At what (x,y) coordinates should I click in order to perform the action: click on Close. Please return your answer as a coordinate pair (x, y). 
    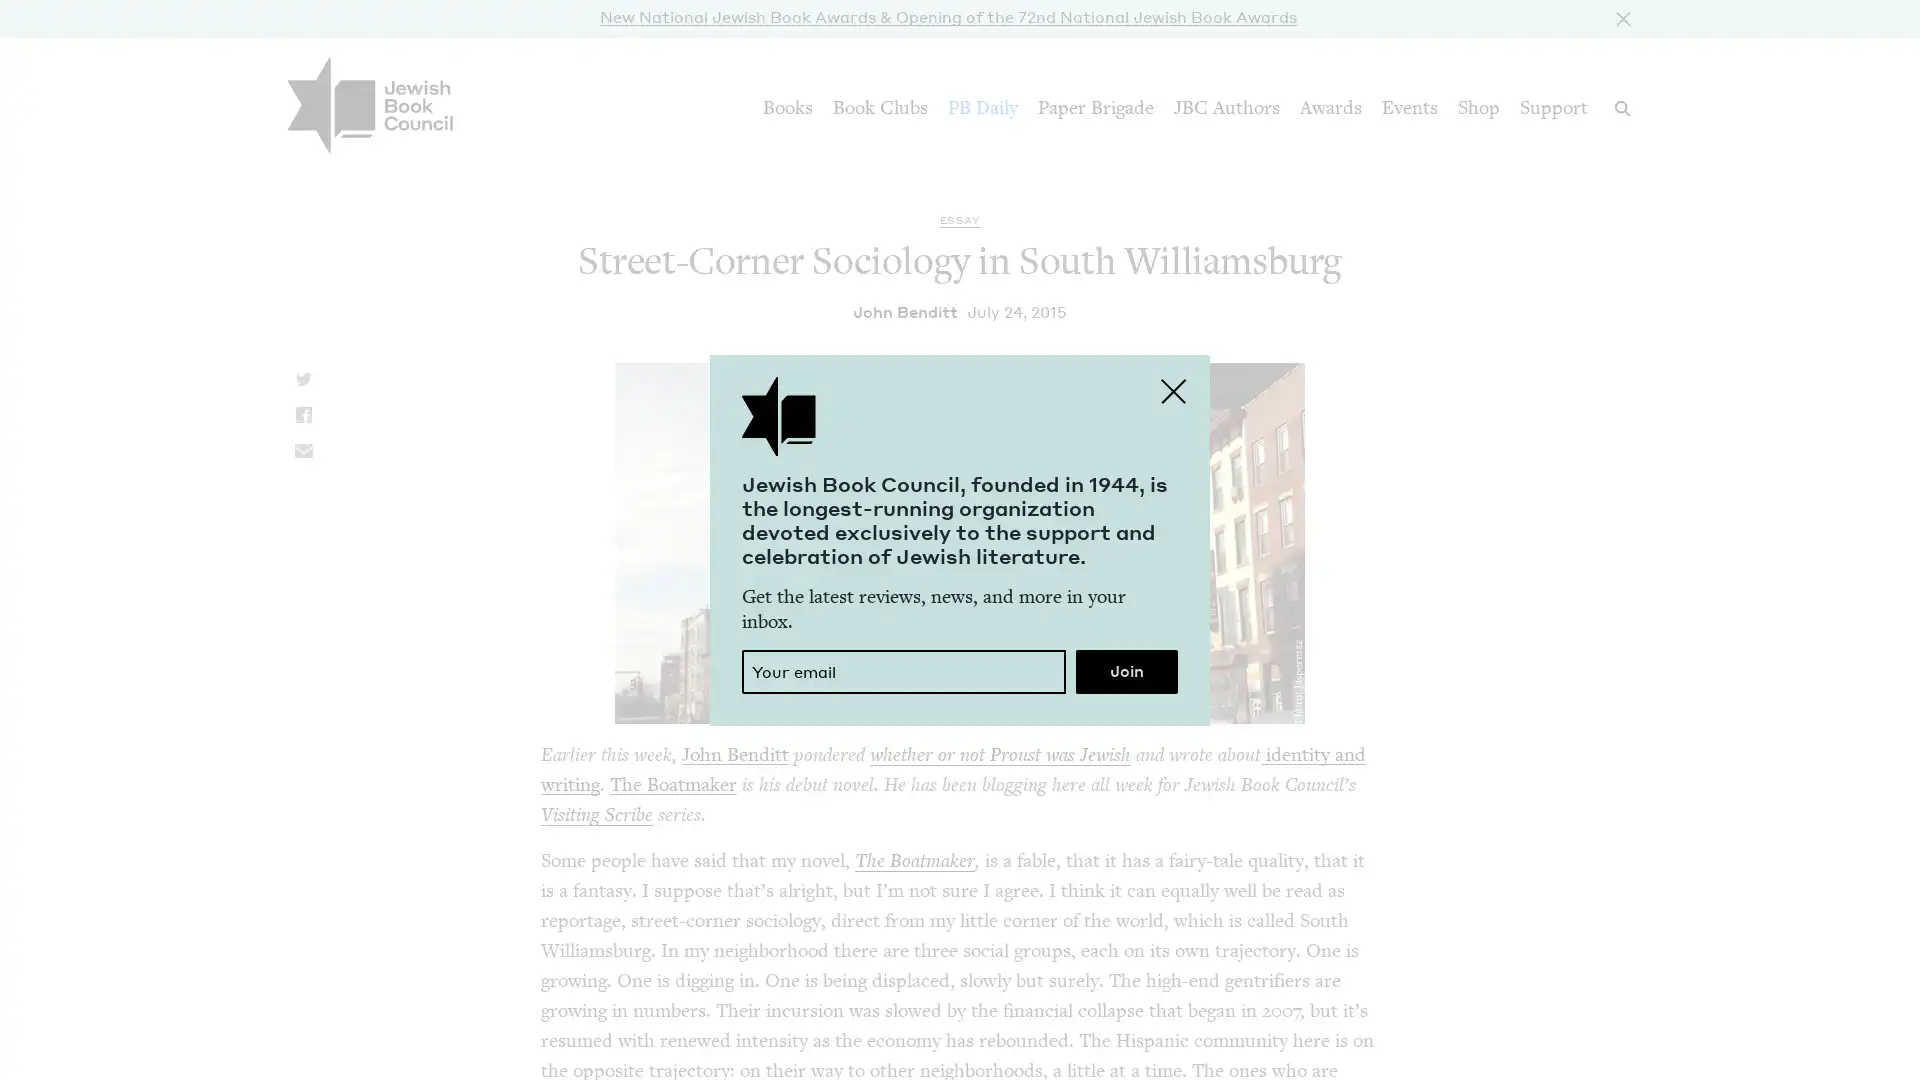
    Looking at the image, I should click on (1174, 389).